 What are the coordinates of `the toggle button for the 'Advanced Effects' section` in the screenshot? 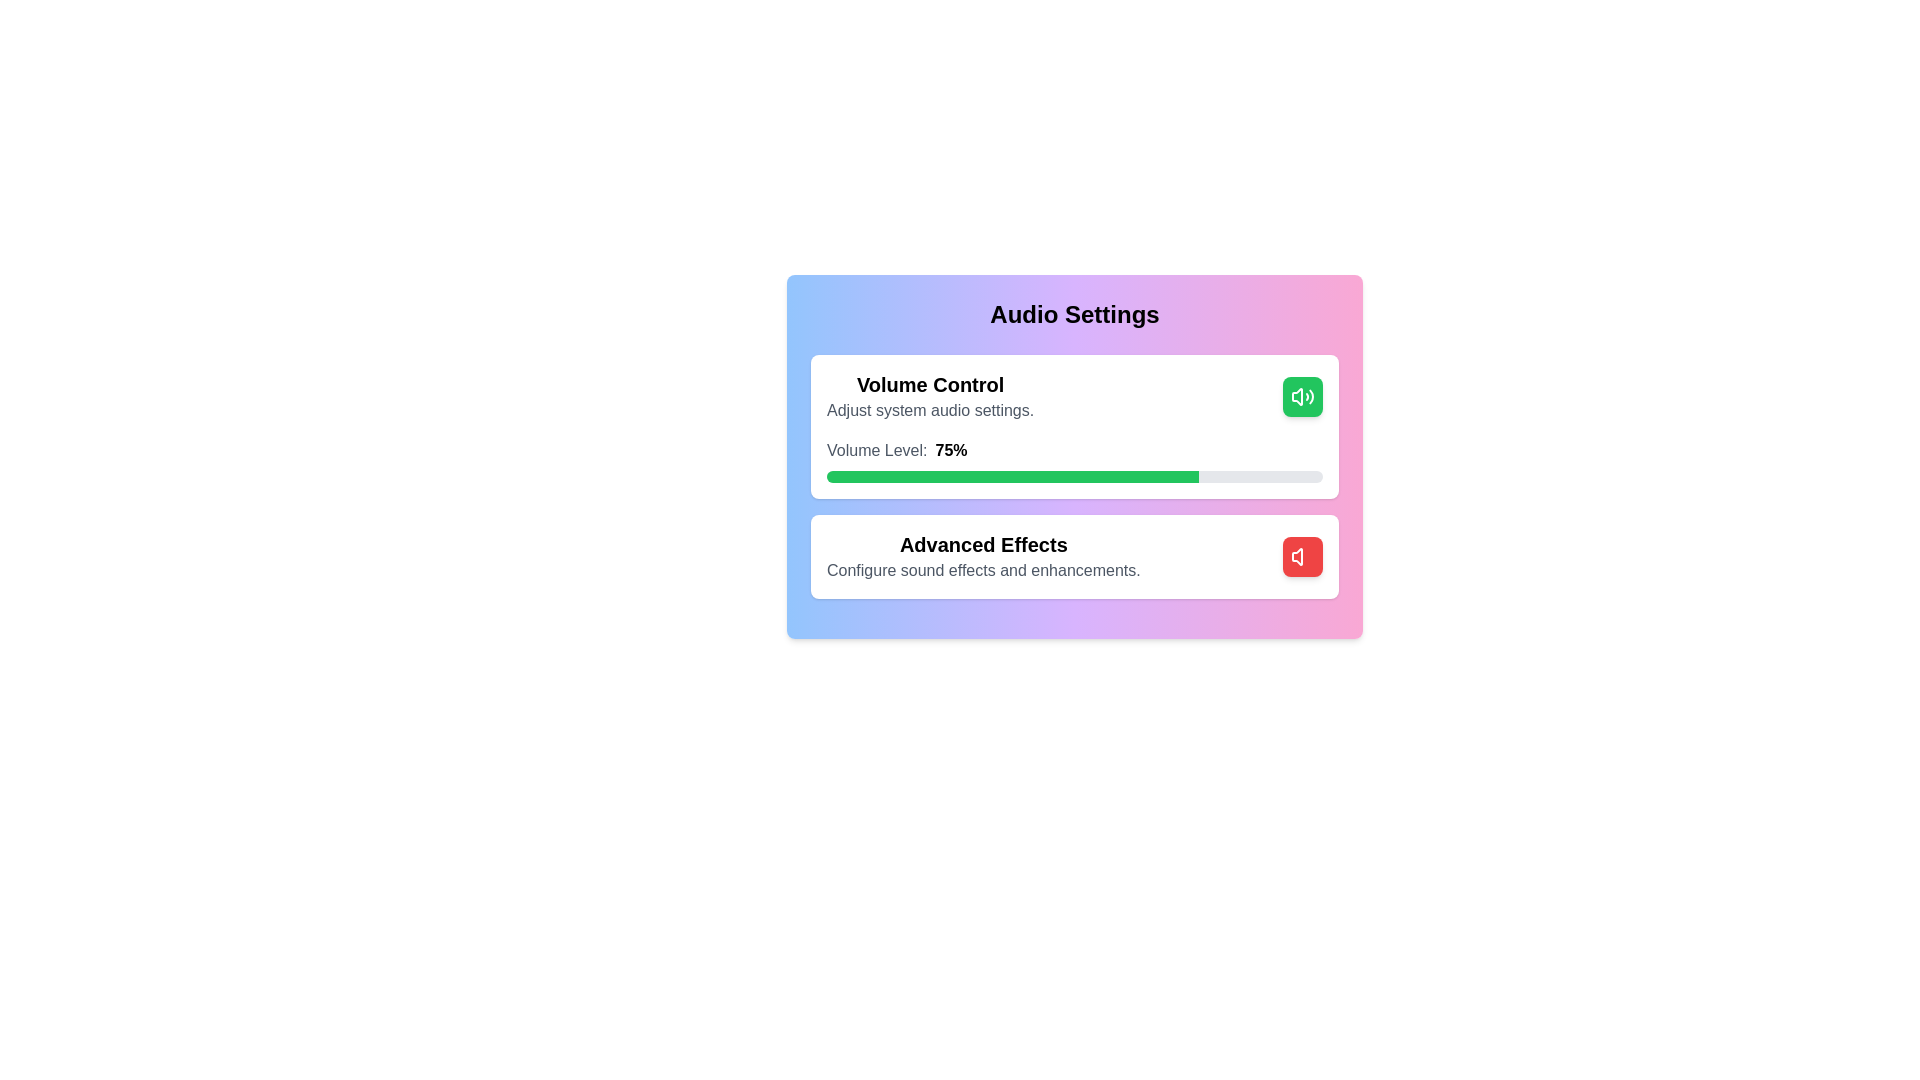 It's located at (1302, 556).